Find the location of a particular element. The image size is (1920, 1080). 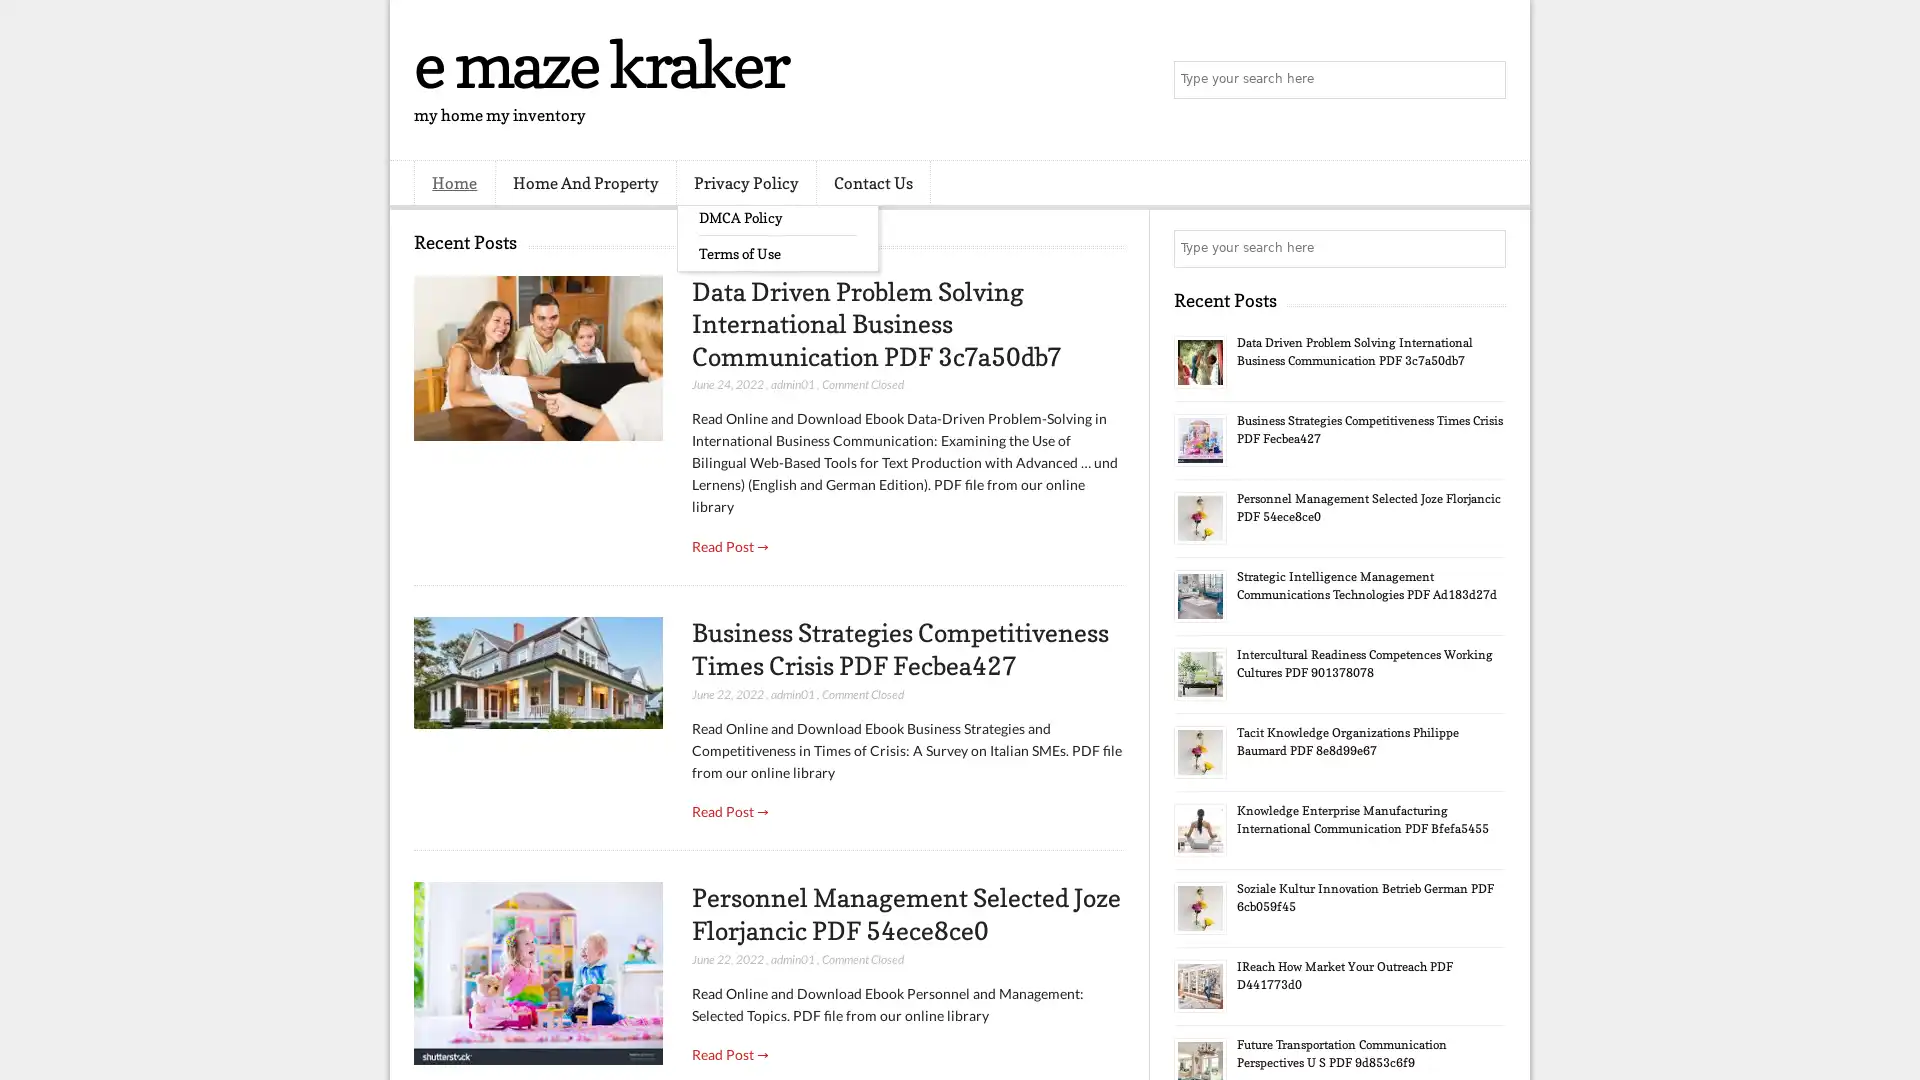

Search is located at coordinates (1485, 80).